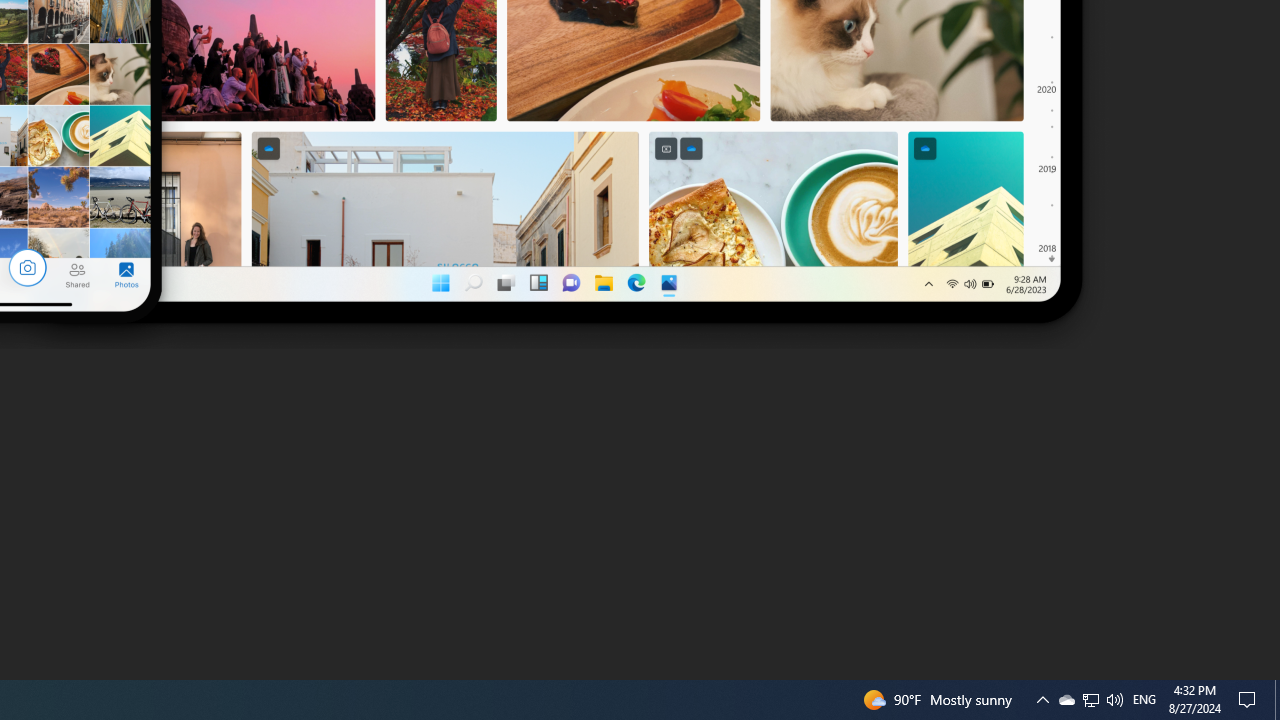 The image size is (1280, 720). I want to click on 'Notification Chevron', so click(1090, 698).